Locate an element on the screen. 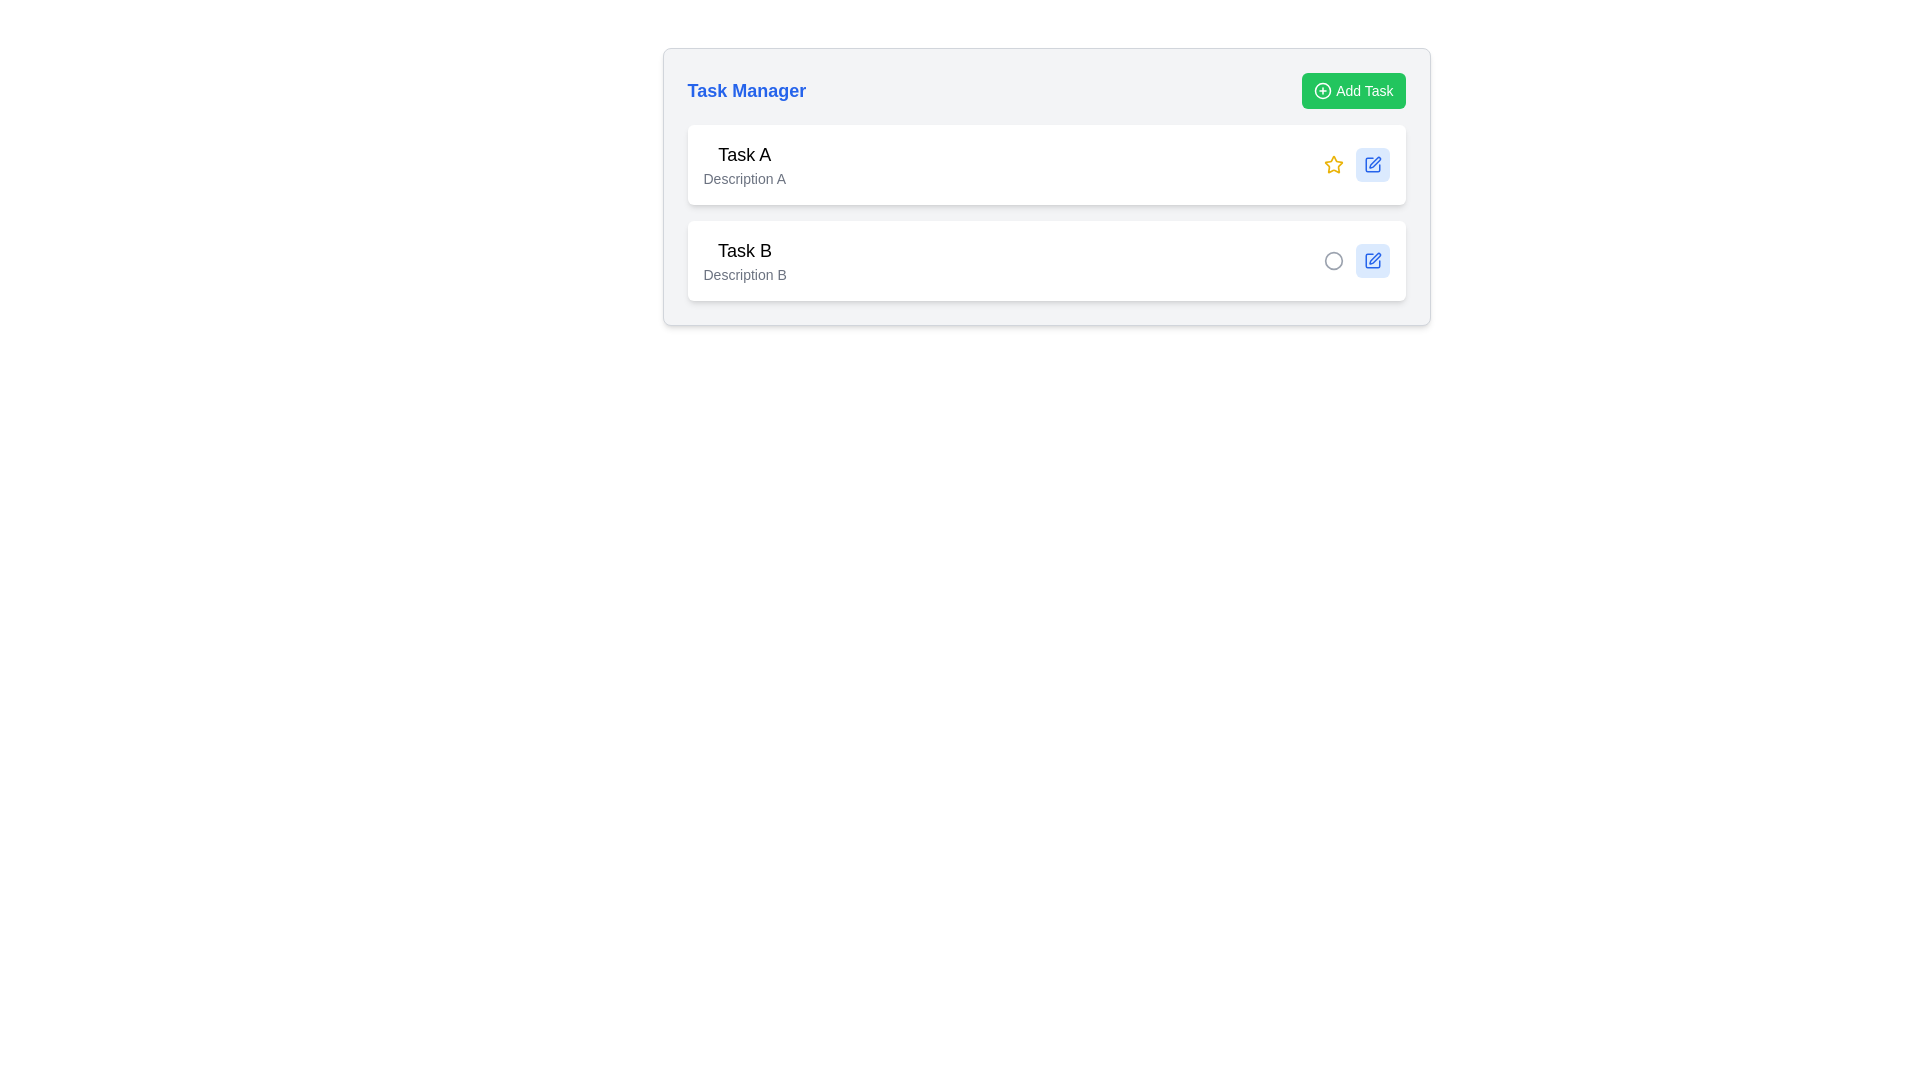 This screenshot has width=1920, height=1080. the blue edit icon resembling a pen, located to the far right of the second task item, adjacent to a circular checkbox is located at coordinates (1371, 260).